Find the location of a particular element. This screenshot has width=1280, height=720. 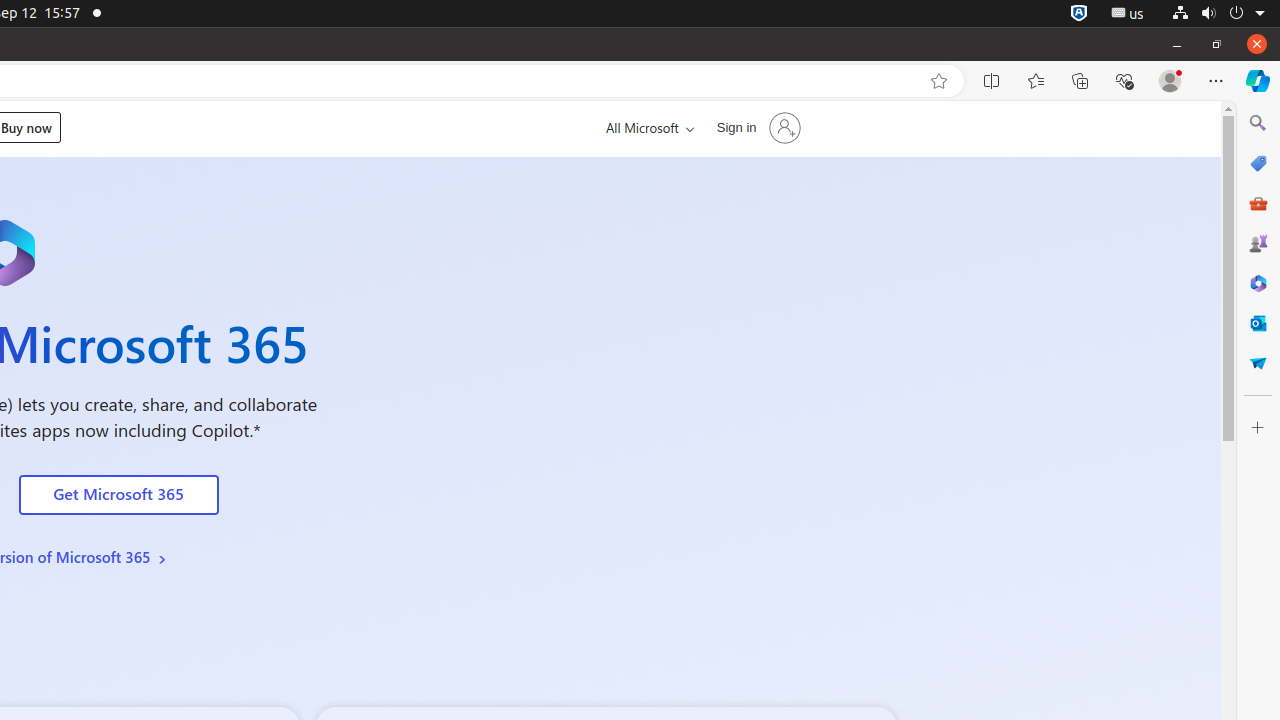

'Profile 1 Profile, Please sign in' is located at coordinates (1170, 80).